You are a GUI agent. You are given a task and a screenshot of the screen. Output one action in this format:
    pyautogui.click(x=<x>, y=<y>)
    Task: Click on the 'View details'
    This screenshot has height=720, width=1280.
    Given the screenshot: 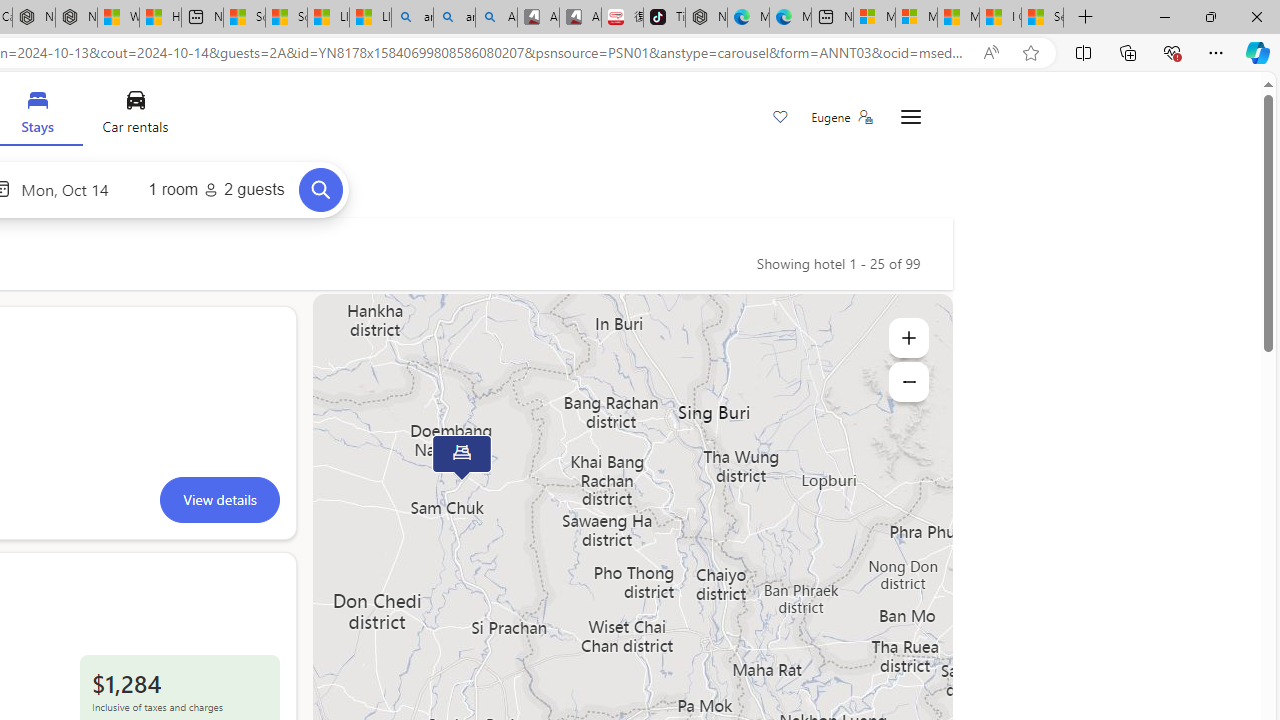 What is the action you would take?
    pyautogui.click(x=219, y=498)
    